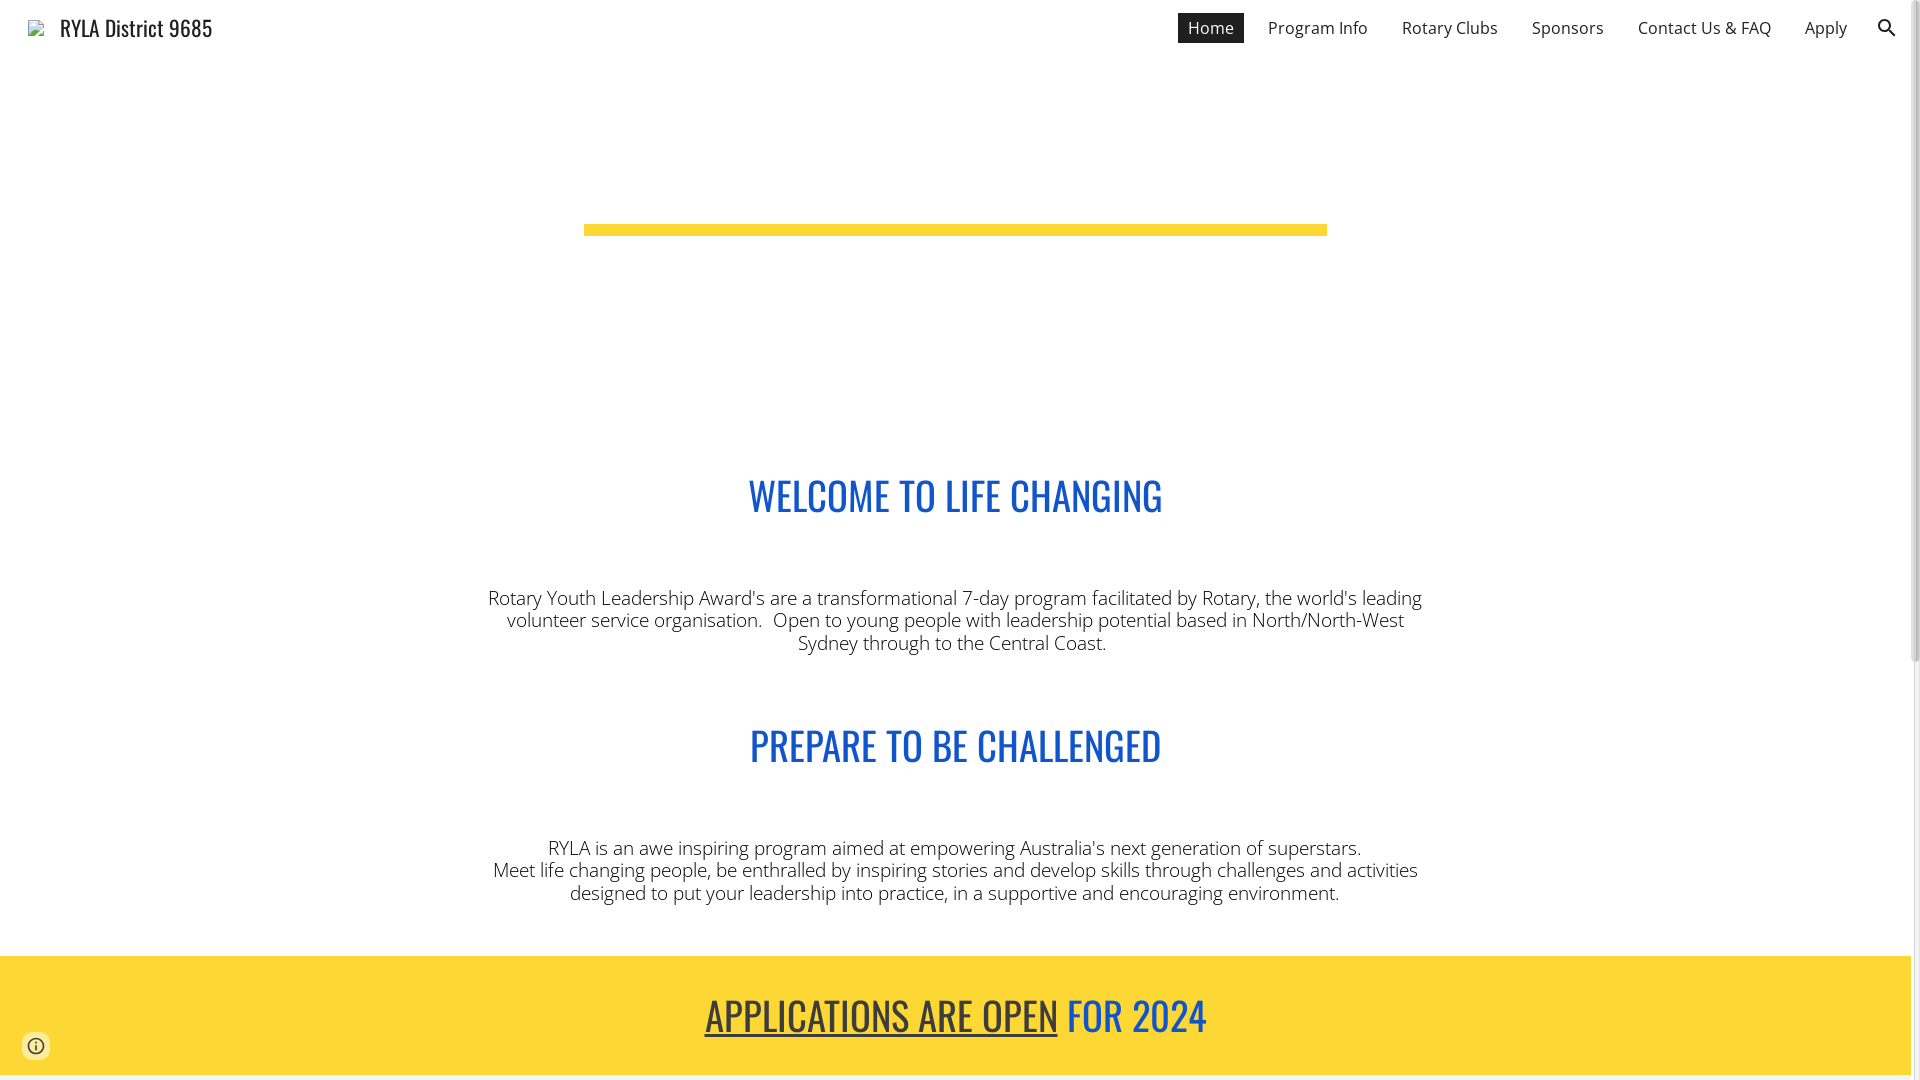 Image resolution: width=1920 pixels, height=1080 pixels. I want to click on 'Rotary Clubs', so click(1449, 27).